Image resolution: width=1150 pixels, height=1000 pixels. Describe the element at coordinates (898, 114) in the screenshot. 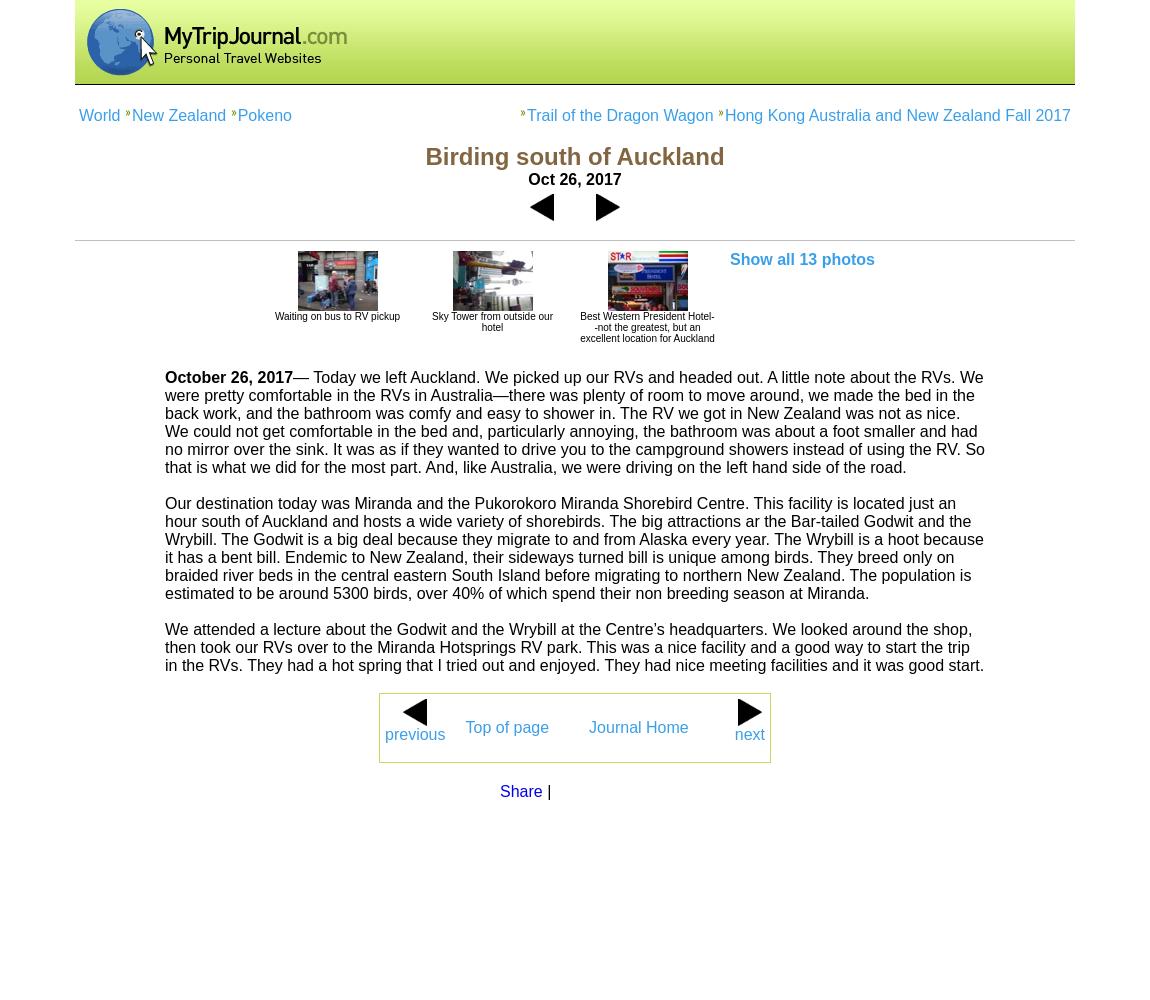

I see `'Hong Kong Australia and New Zealand Fall 2017'` at that location.